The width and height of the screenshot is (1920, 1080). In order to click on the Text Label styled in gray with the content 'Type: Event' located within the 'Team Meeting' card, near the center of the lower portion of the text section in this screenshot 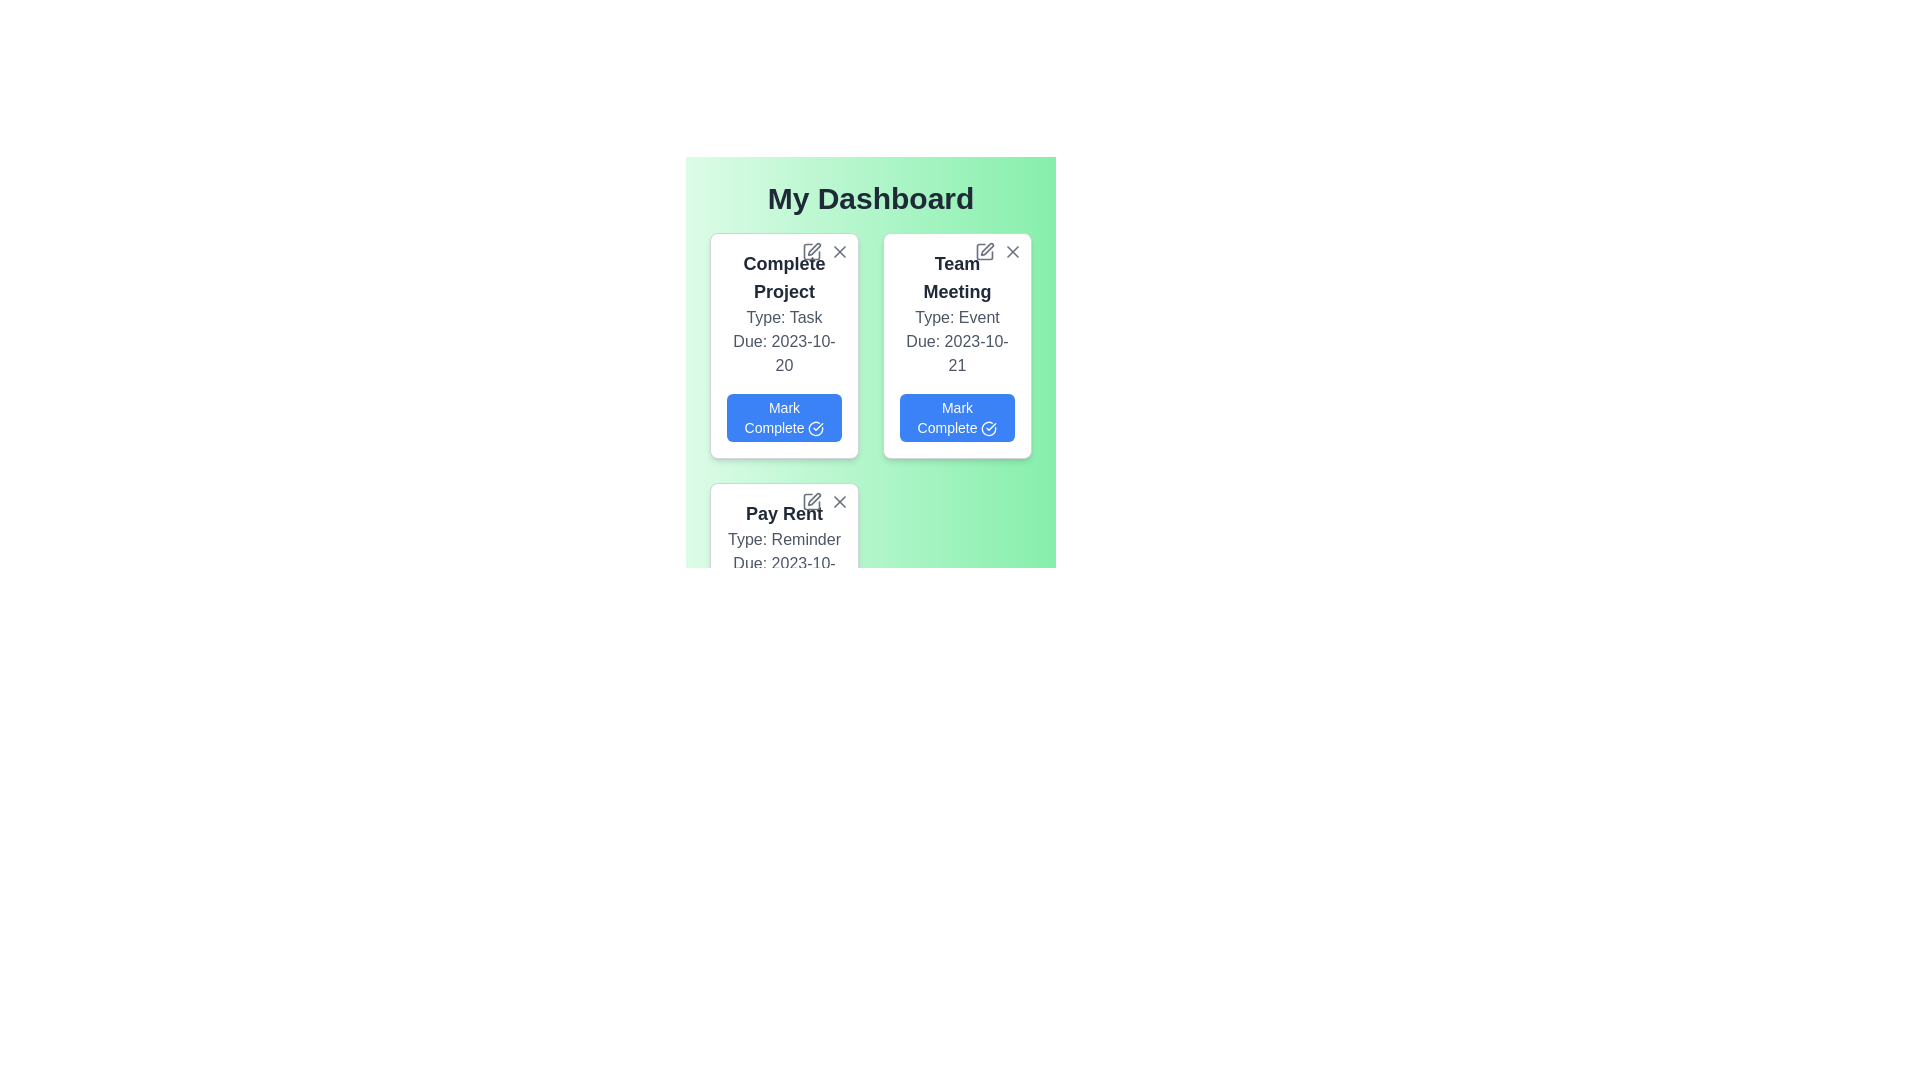, I will do `click(956, 316)`.